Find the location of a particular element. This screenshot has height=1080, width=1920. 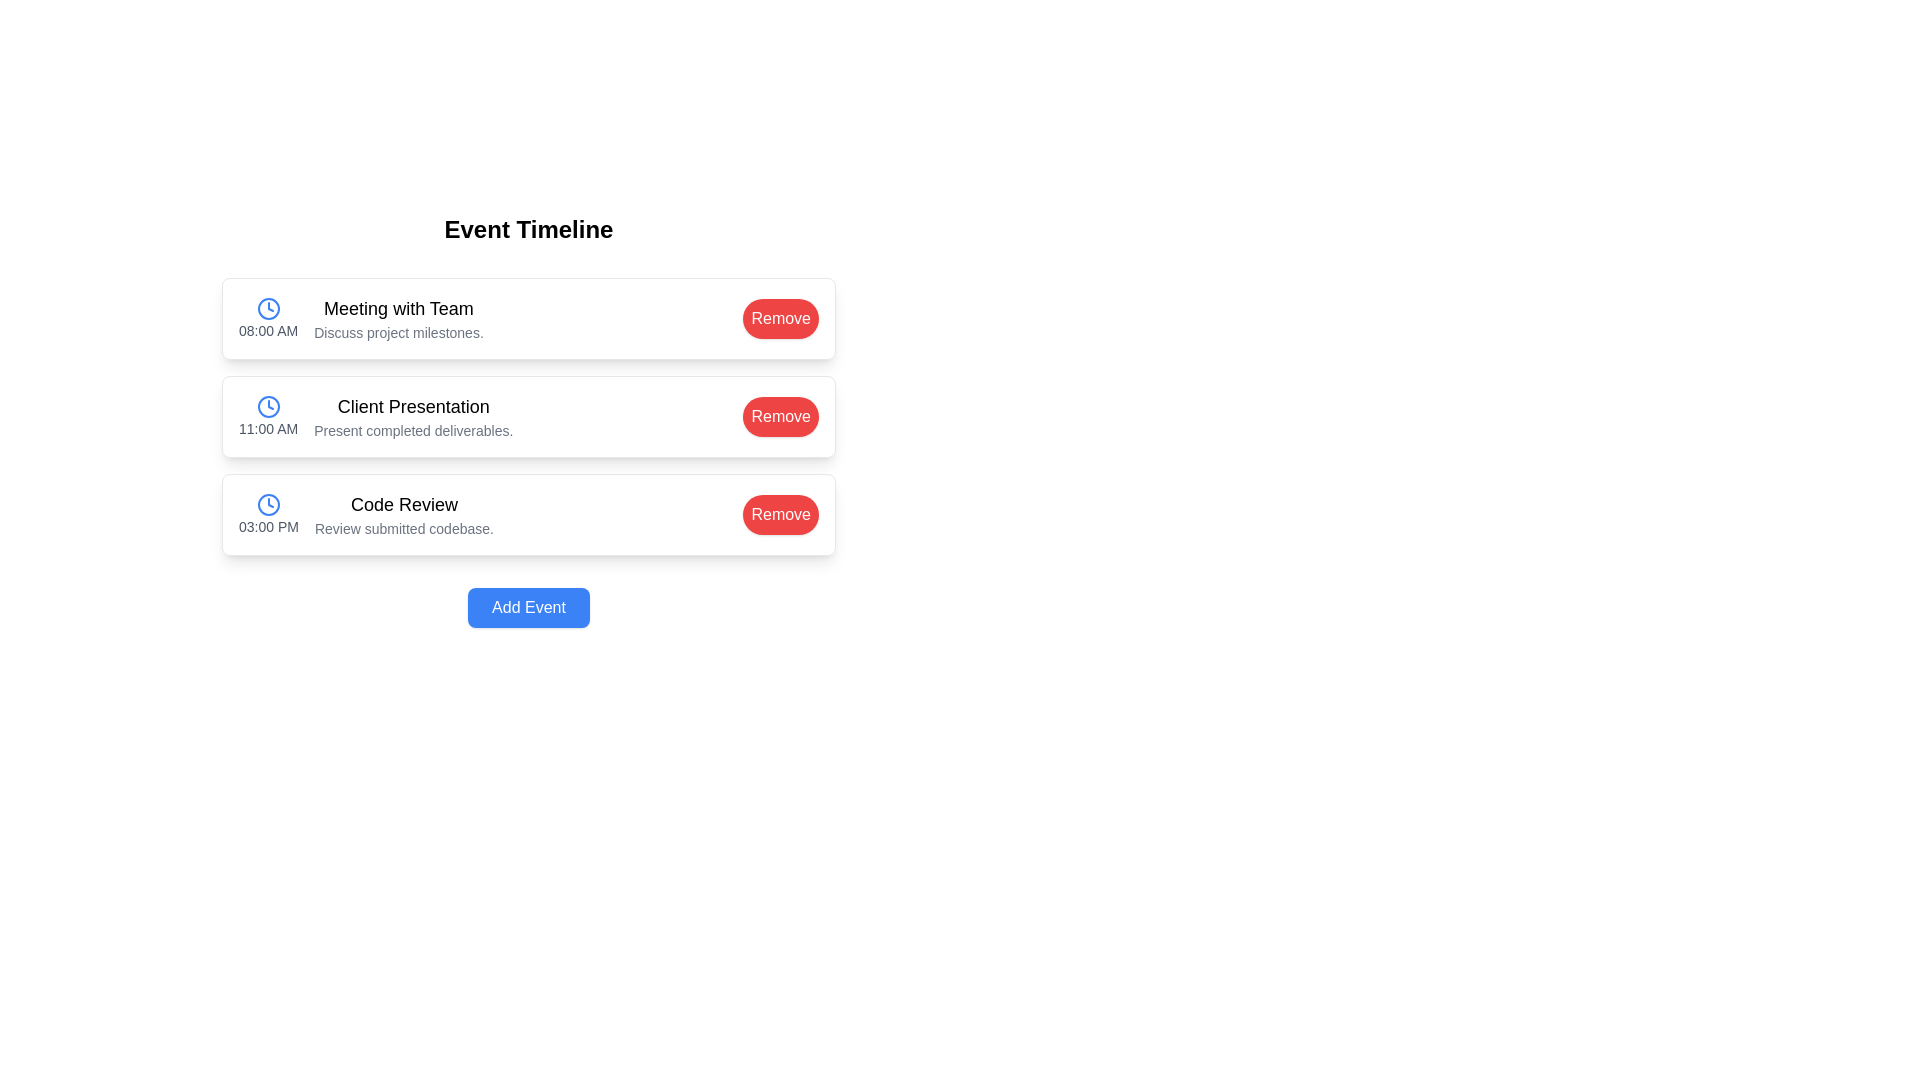

the text display component that provides details about the 'Client Presentation' event, located between '11:00 AM' and the 'Remove' button in the timeline list is located at coordinates (412, 415).